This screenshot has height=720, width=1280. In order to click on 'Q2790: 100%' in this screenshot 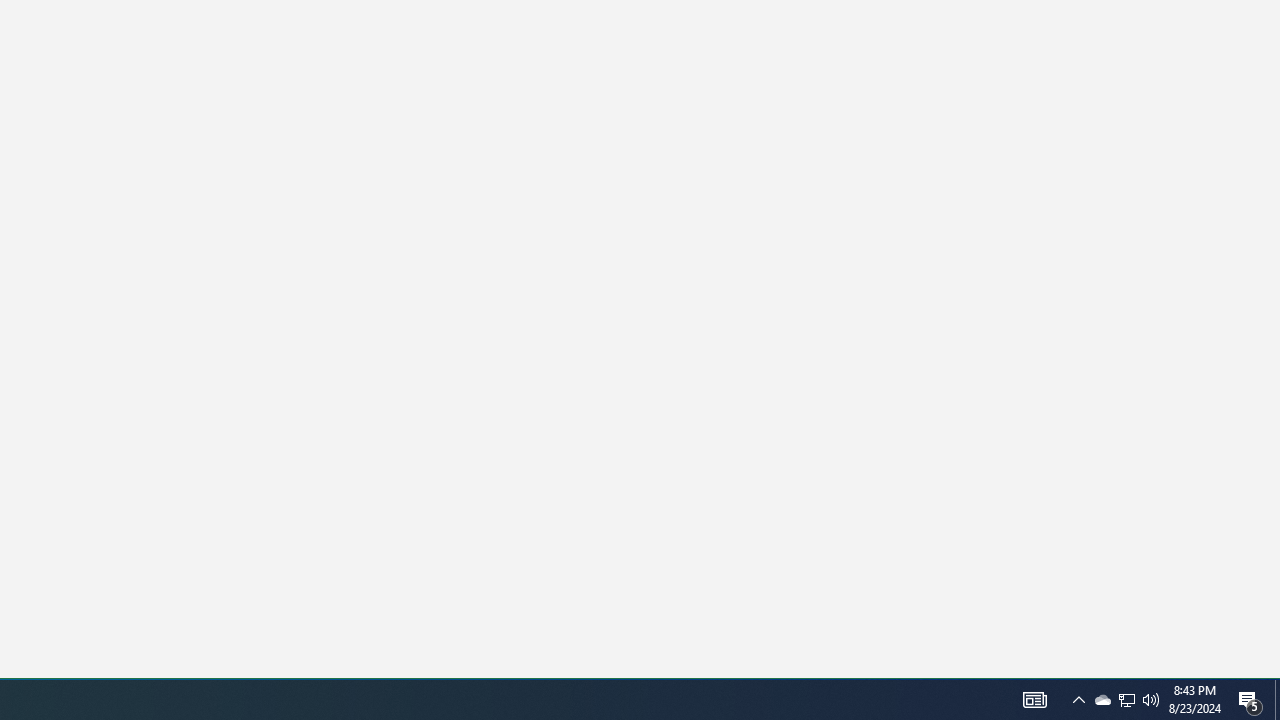, I will do `click(1101, 698)`.